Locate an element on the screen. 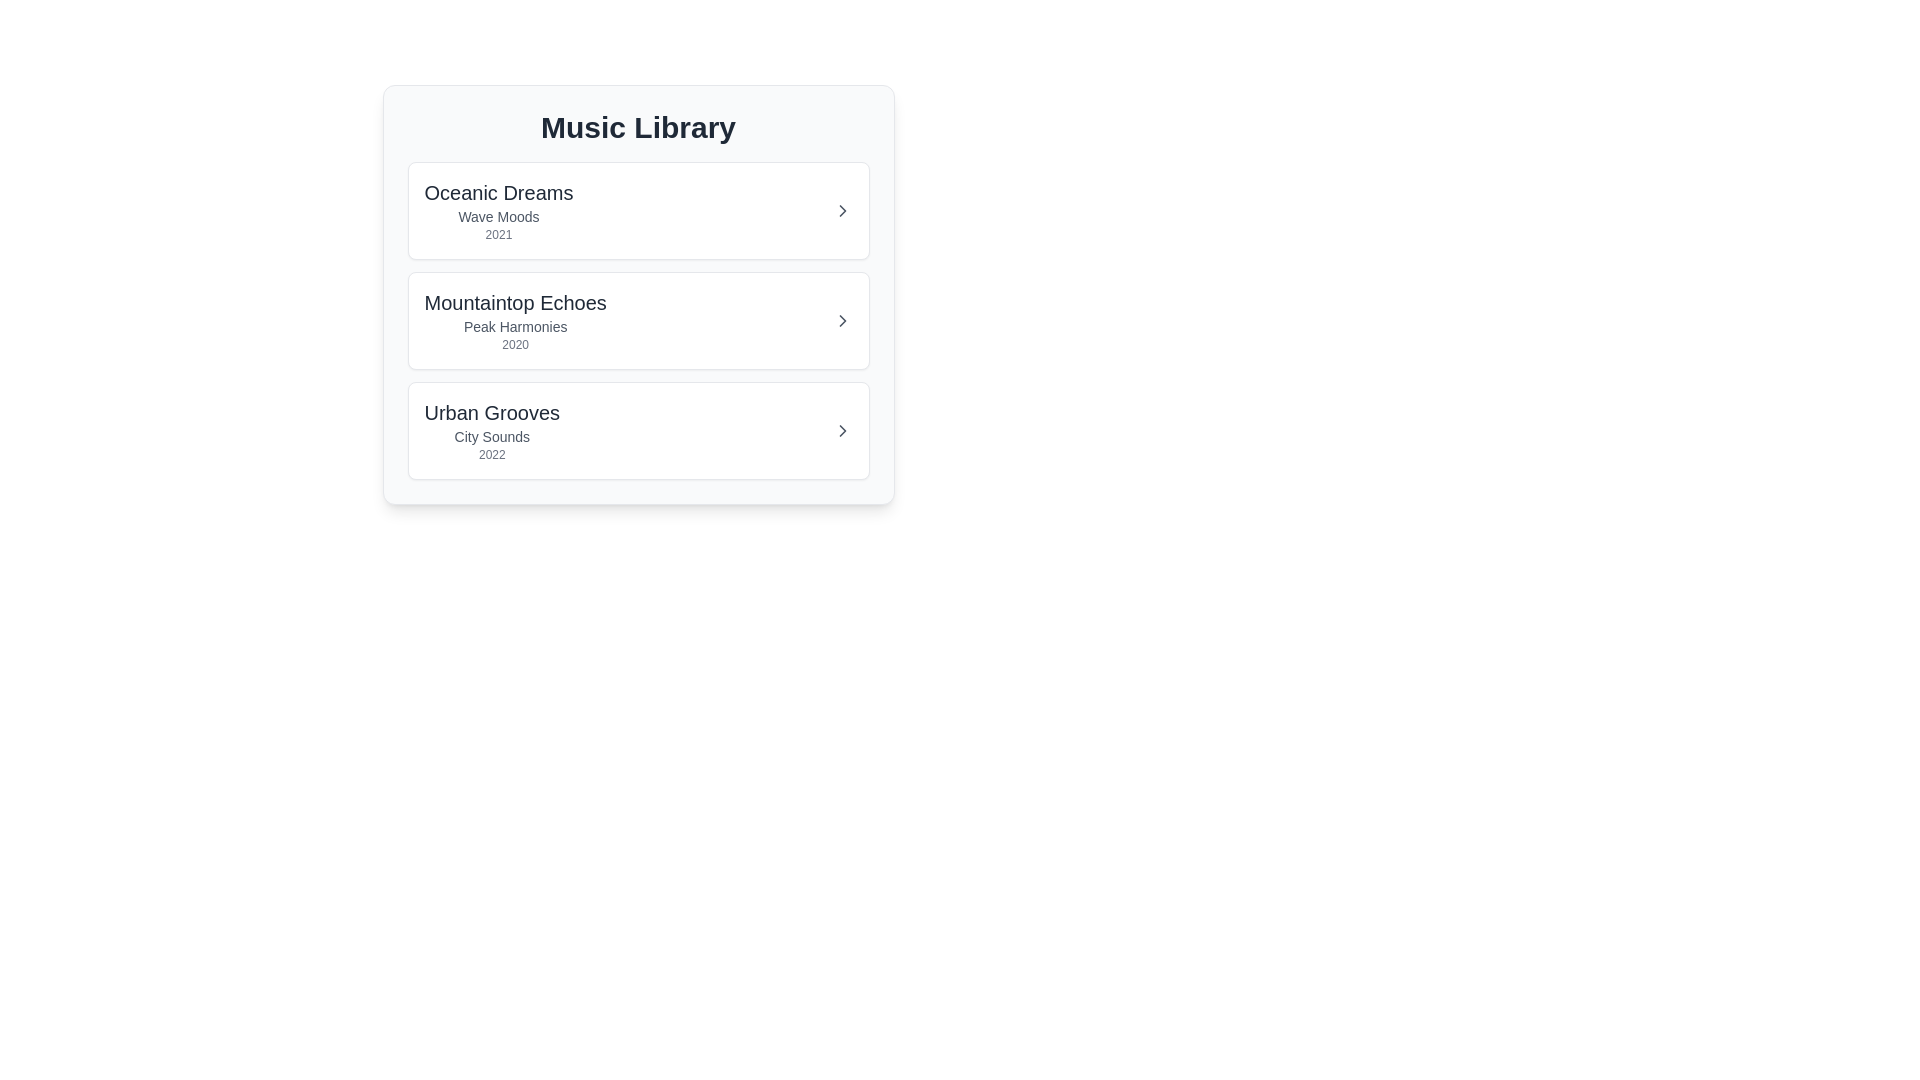 The width and height of the screenshot is (1920, 1080). the album item Mountaintop Echoes to view its hover effect is located at coordinates (637, 319).